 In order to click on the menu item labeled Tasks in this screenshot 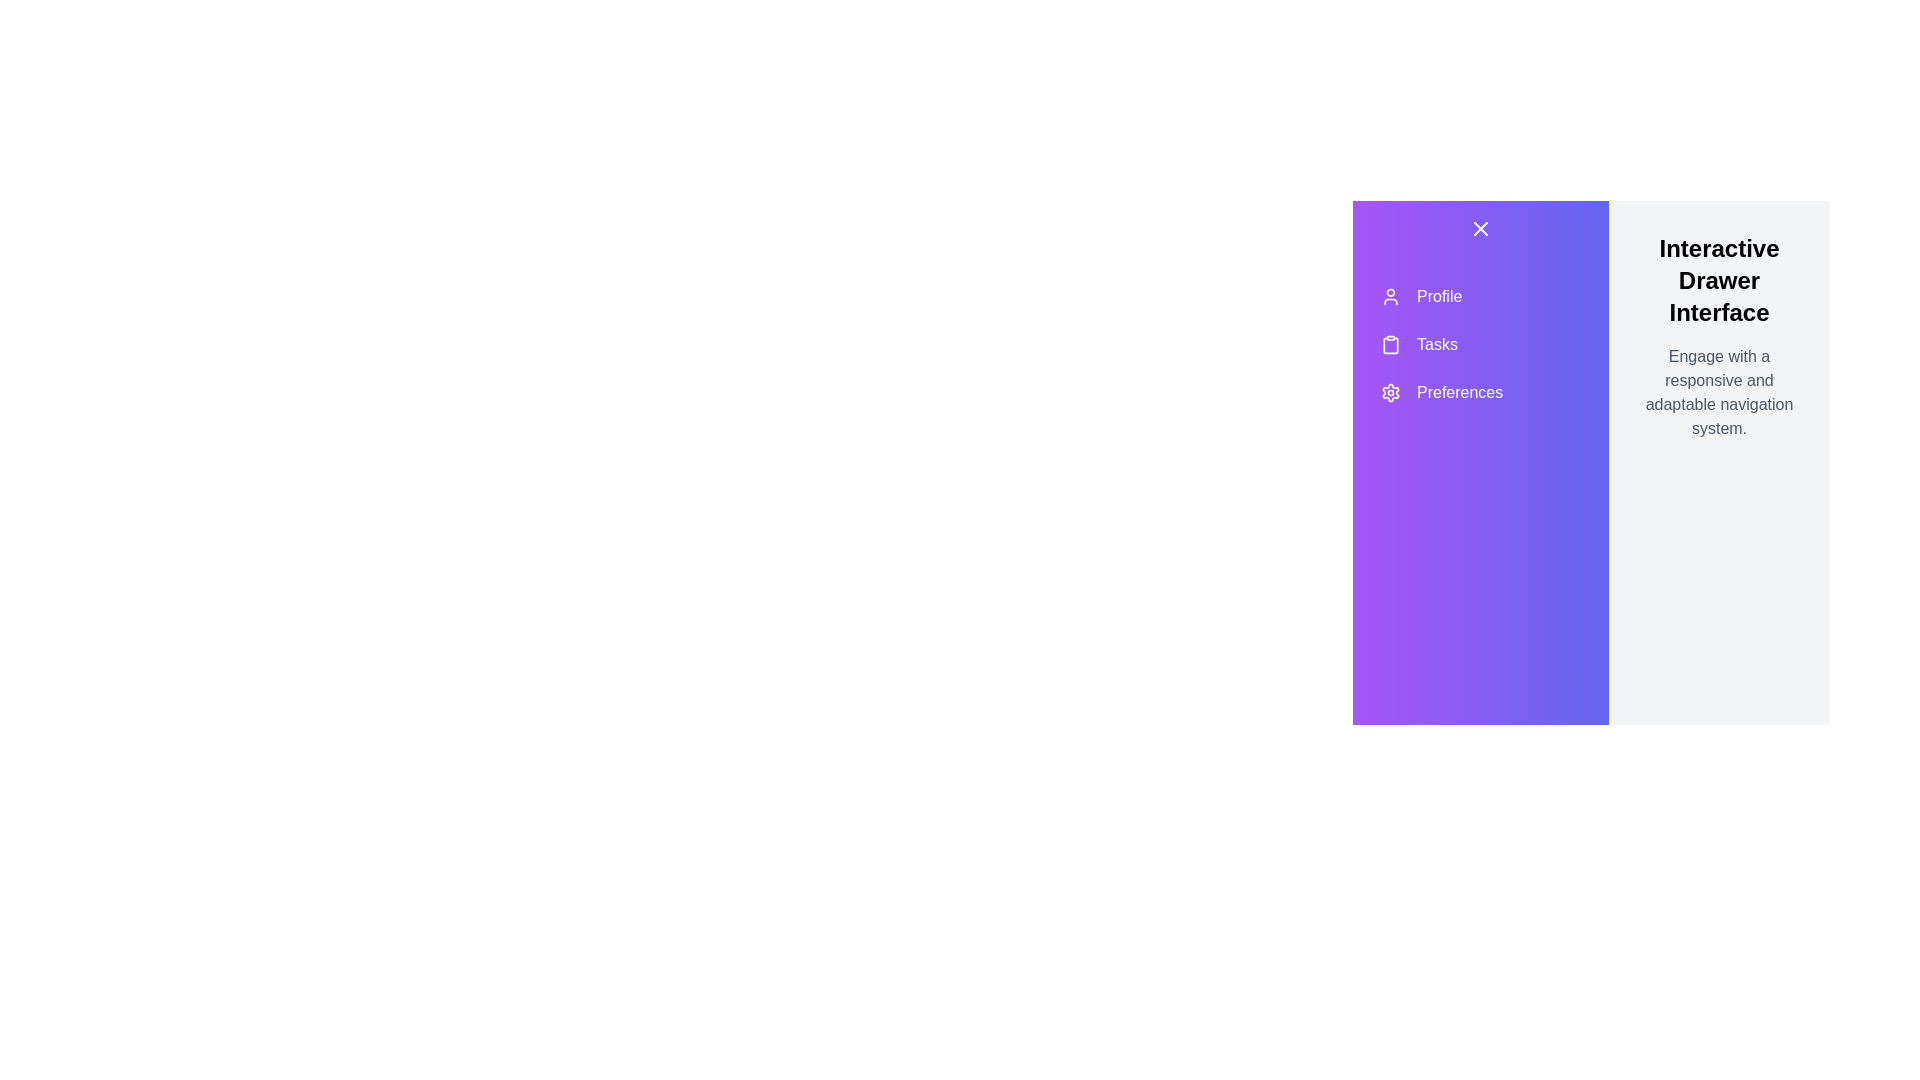, I will do `click(1481, 343)`.